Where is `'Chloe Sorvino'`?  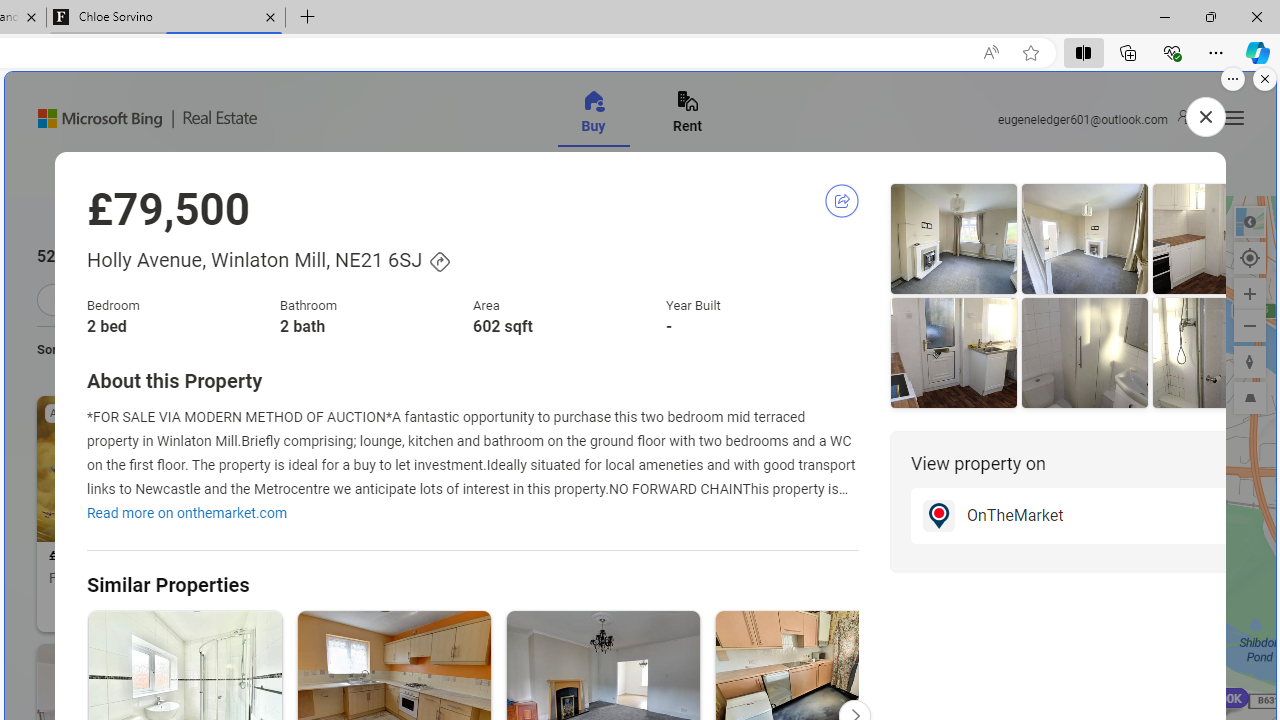
'Chloe Sorvino' is located at coordinates (166, 17).